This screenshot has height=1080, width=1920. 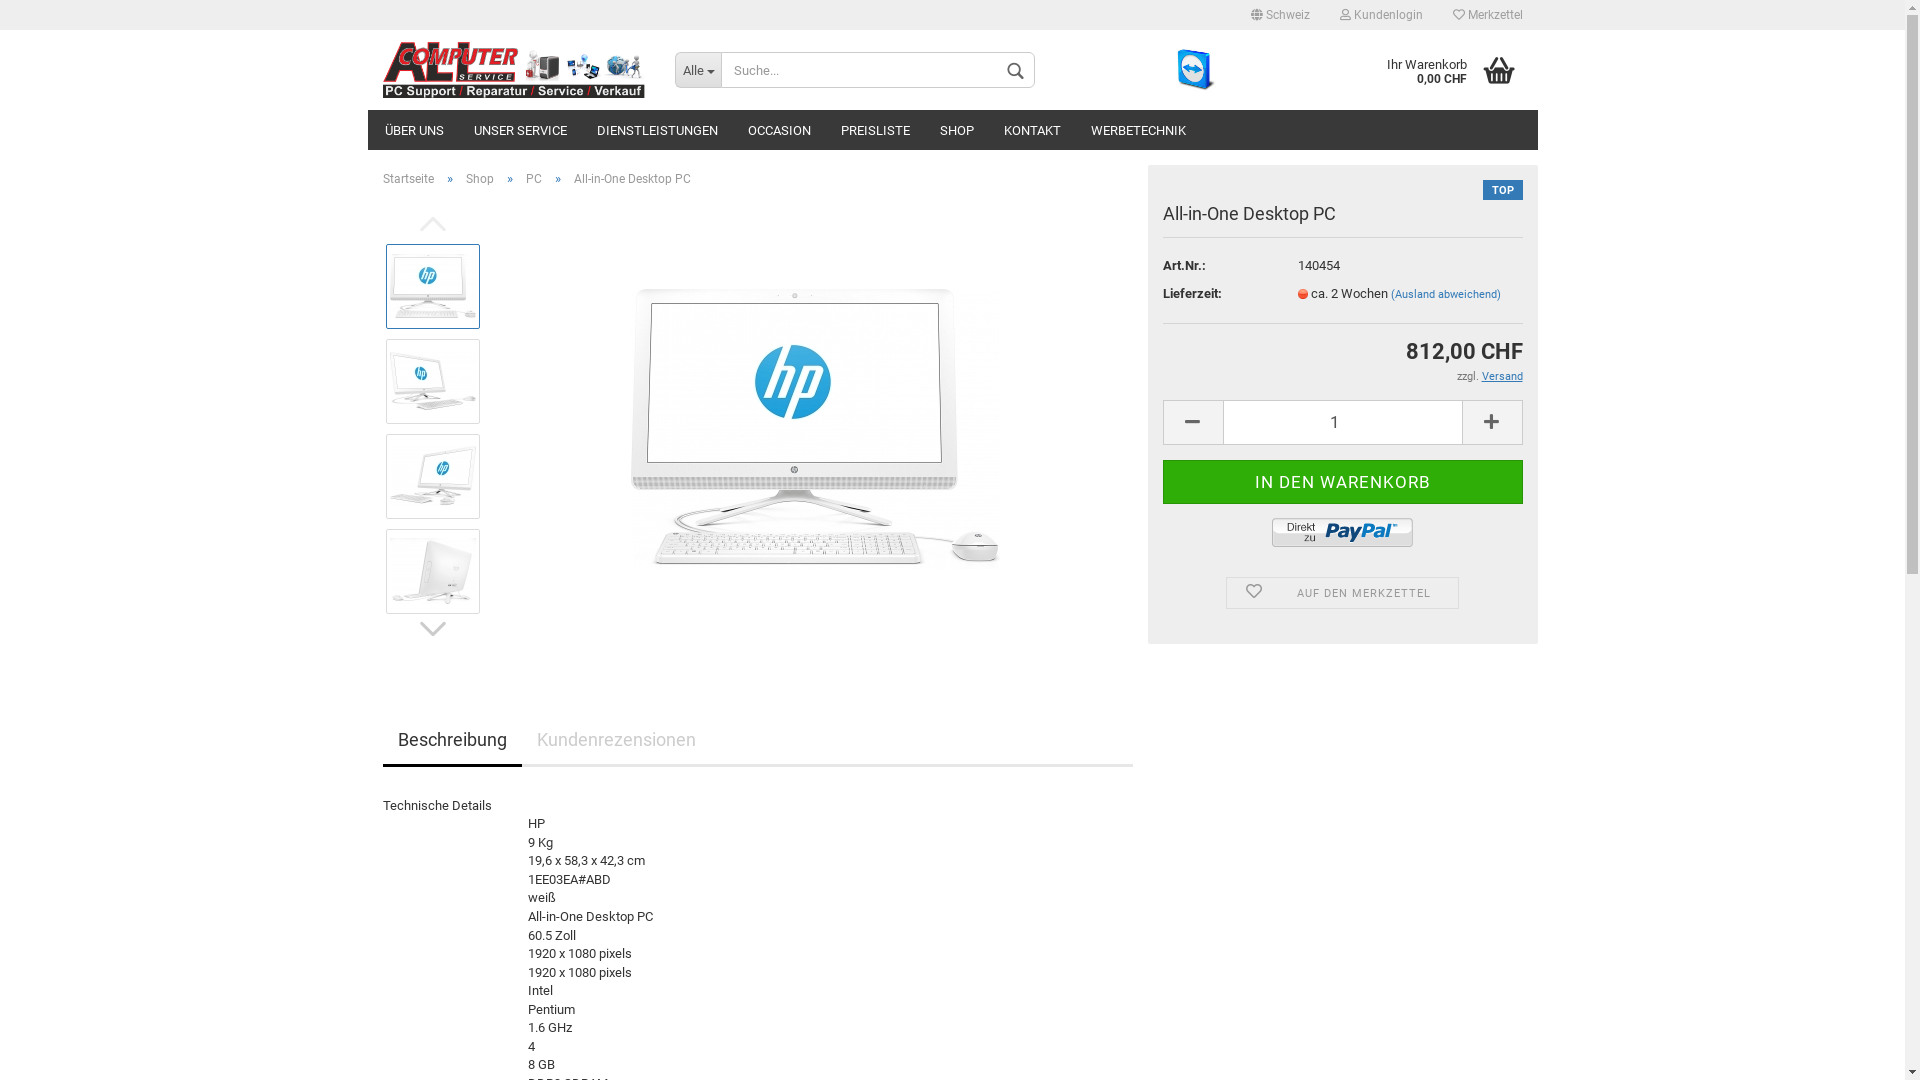 I want to click on 'DIENSTLEISTUNGEN', so click(x=657, y=130).